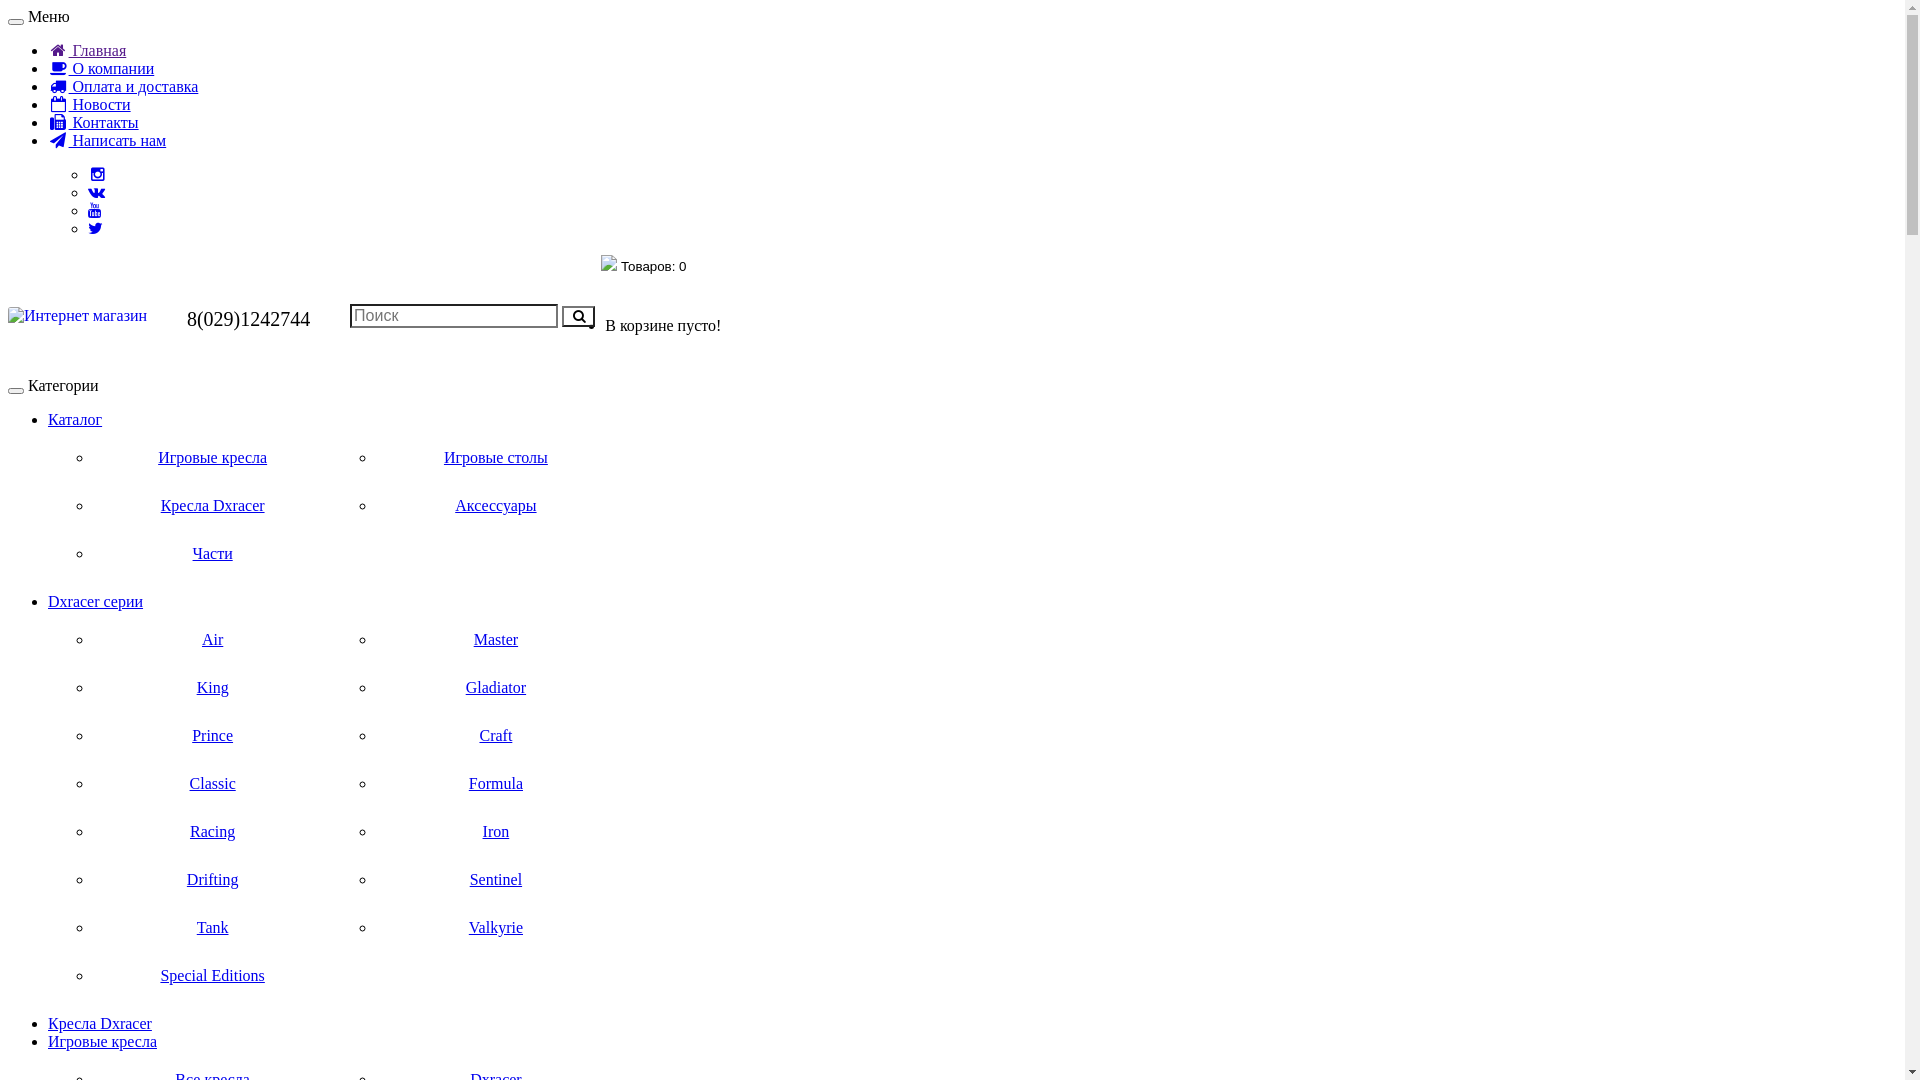 The height and width of the screenshot is (1080, 1920). I want to click on 'Special Editions', so click(212, 974).